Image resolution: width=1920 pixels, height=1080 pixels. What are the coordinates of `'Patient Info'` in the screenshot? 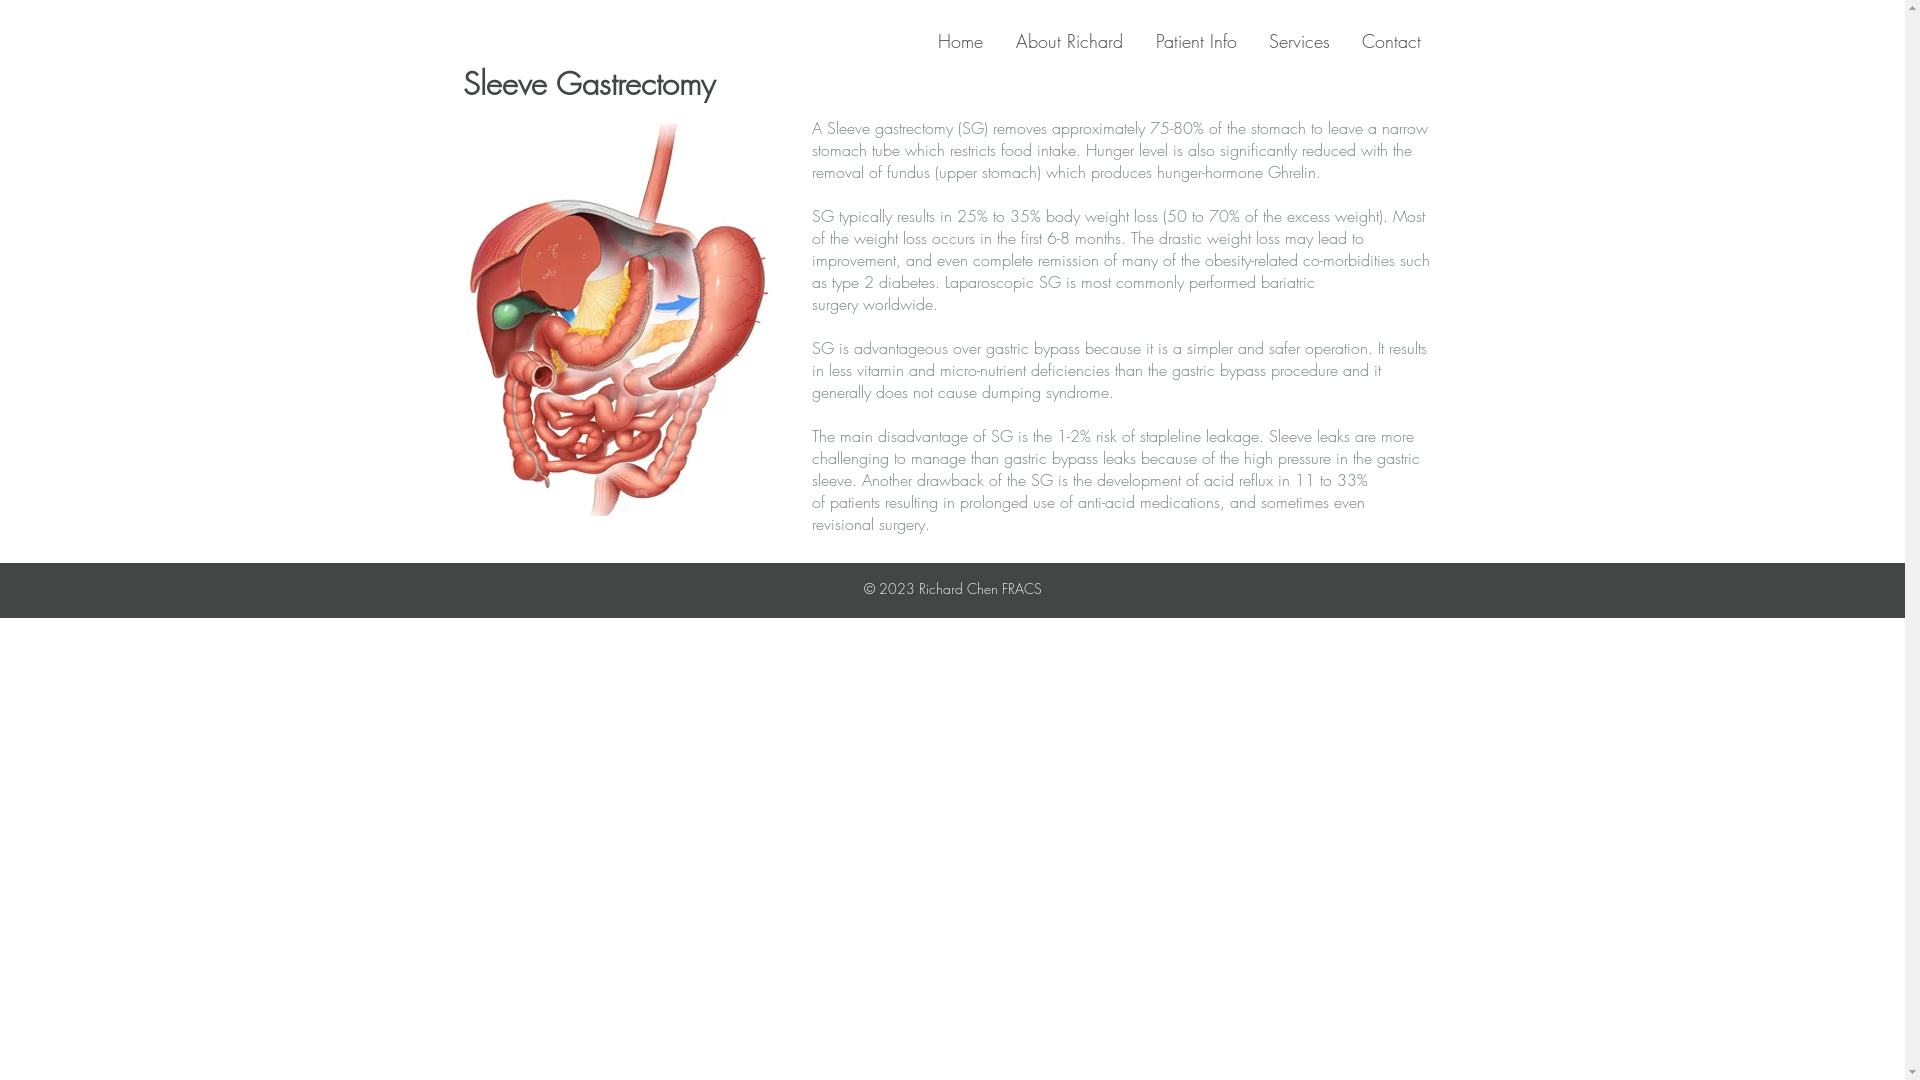 It's located at (1146, 41).